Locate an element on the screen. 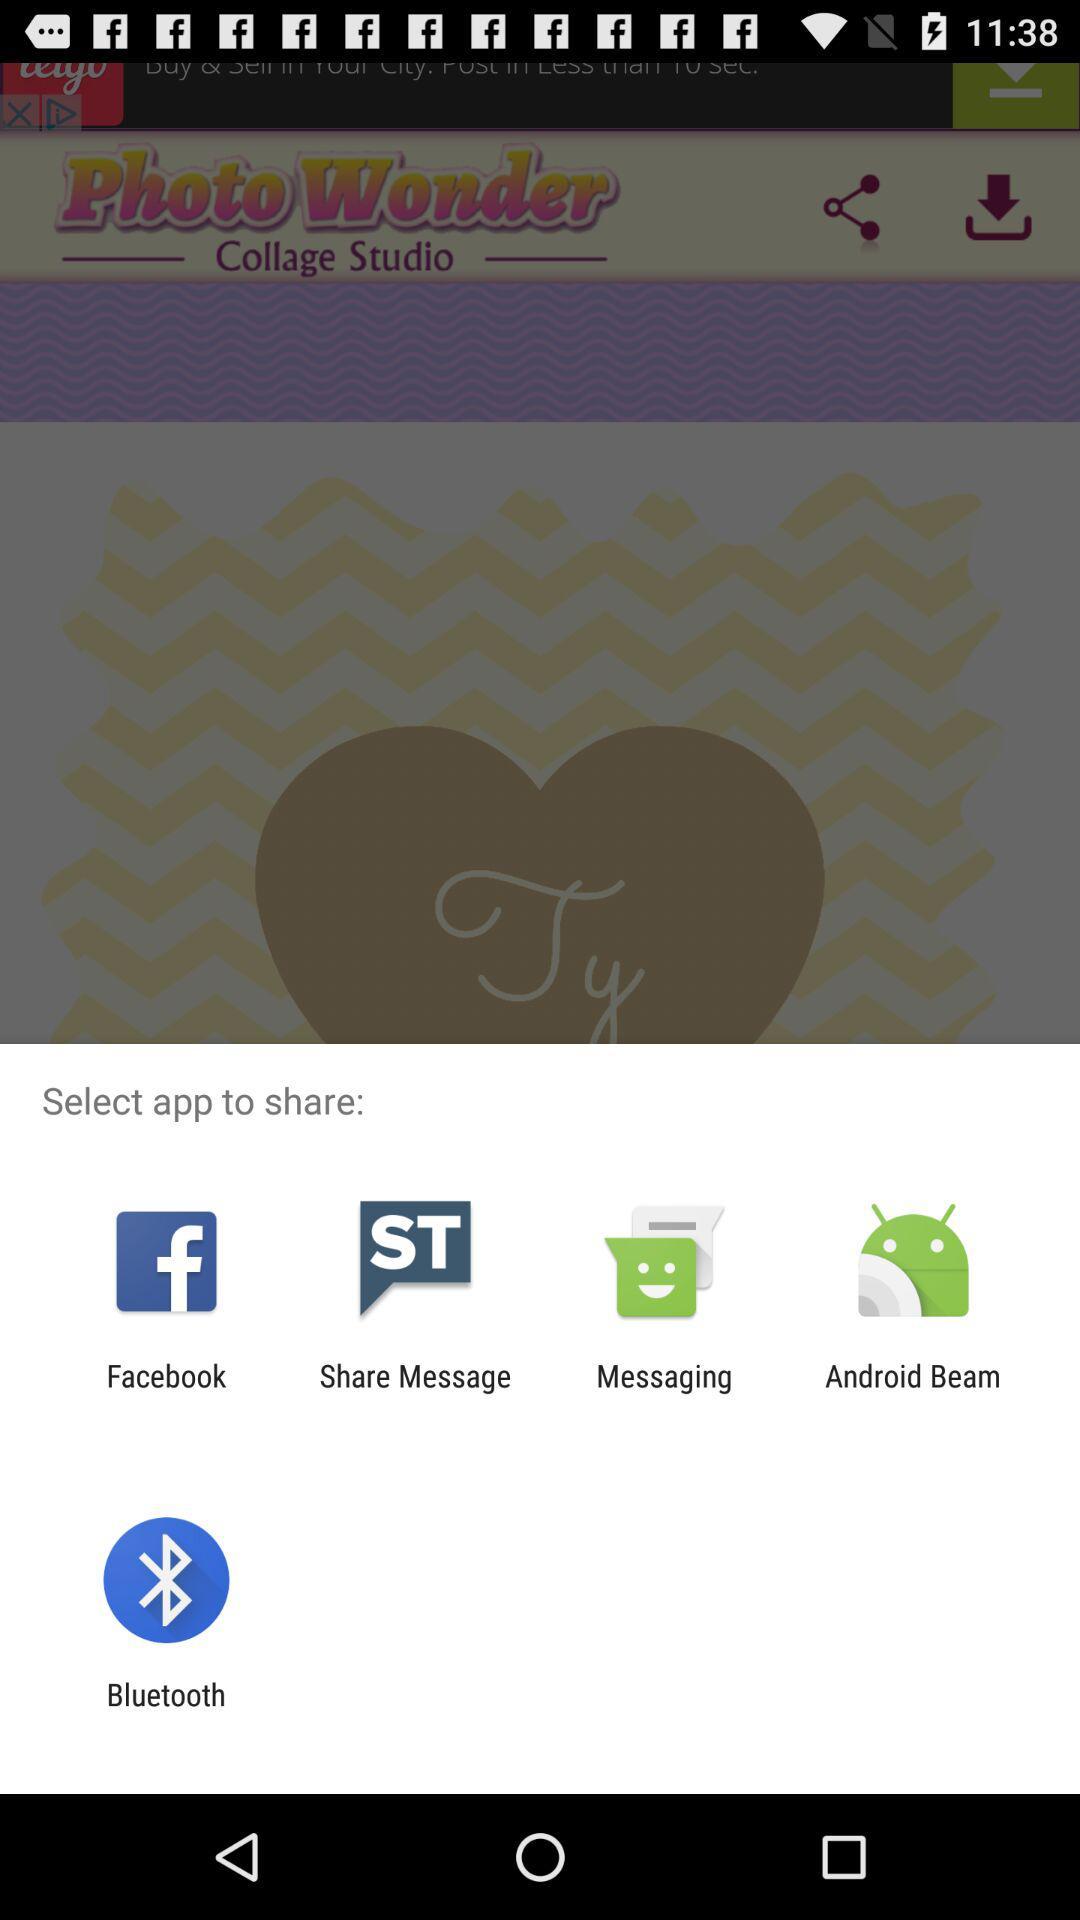 The height and width of the screenshot is (1920, 1080). the facebook app is located at coordinates (165, 1392).